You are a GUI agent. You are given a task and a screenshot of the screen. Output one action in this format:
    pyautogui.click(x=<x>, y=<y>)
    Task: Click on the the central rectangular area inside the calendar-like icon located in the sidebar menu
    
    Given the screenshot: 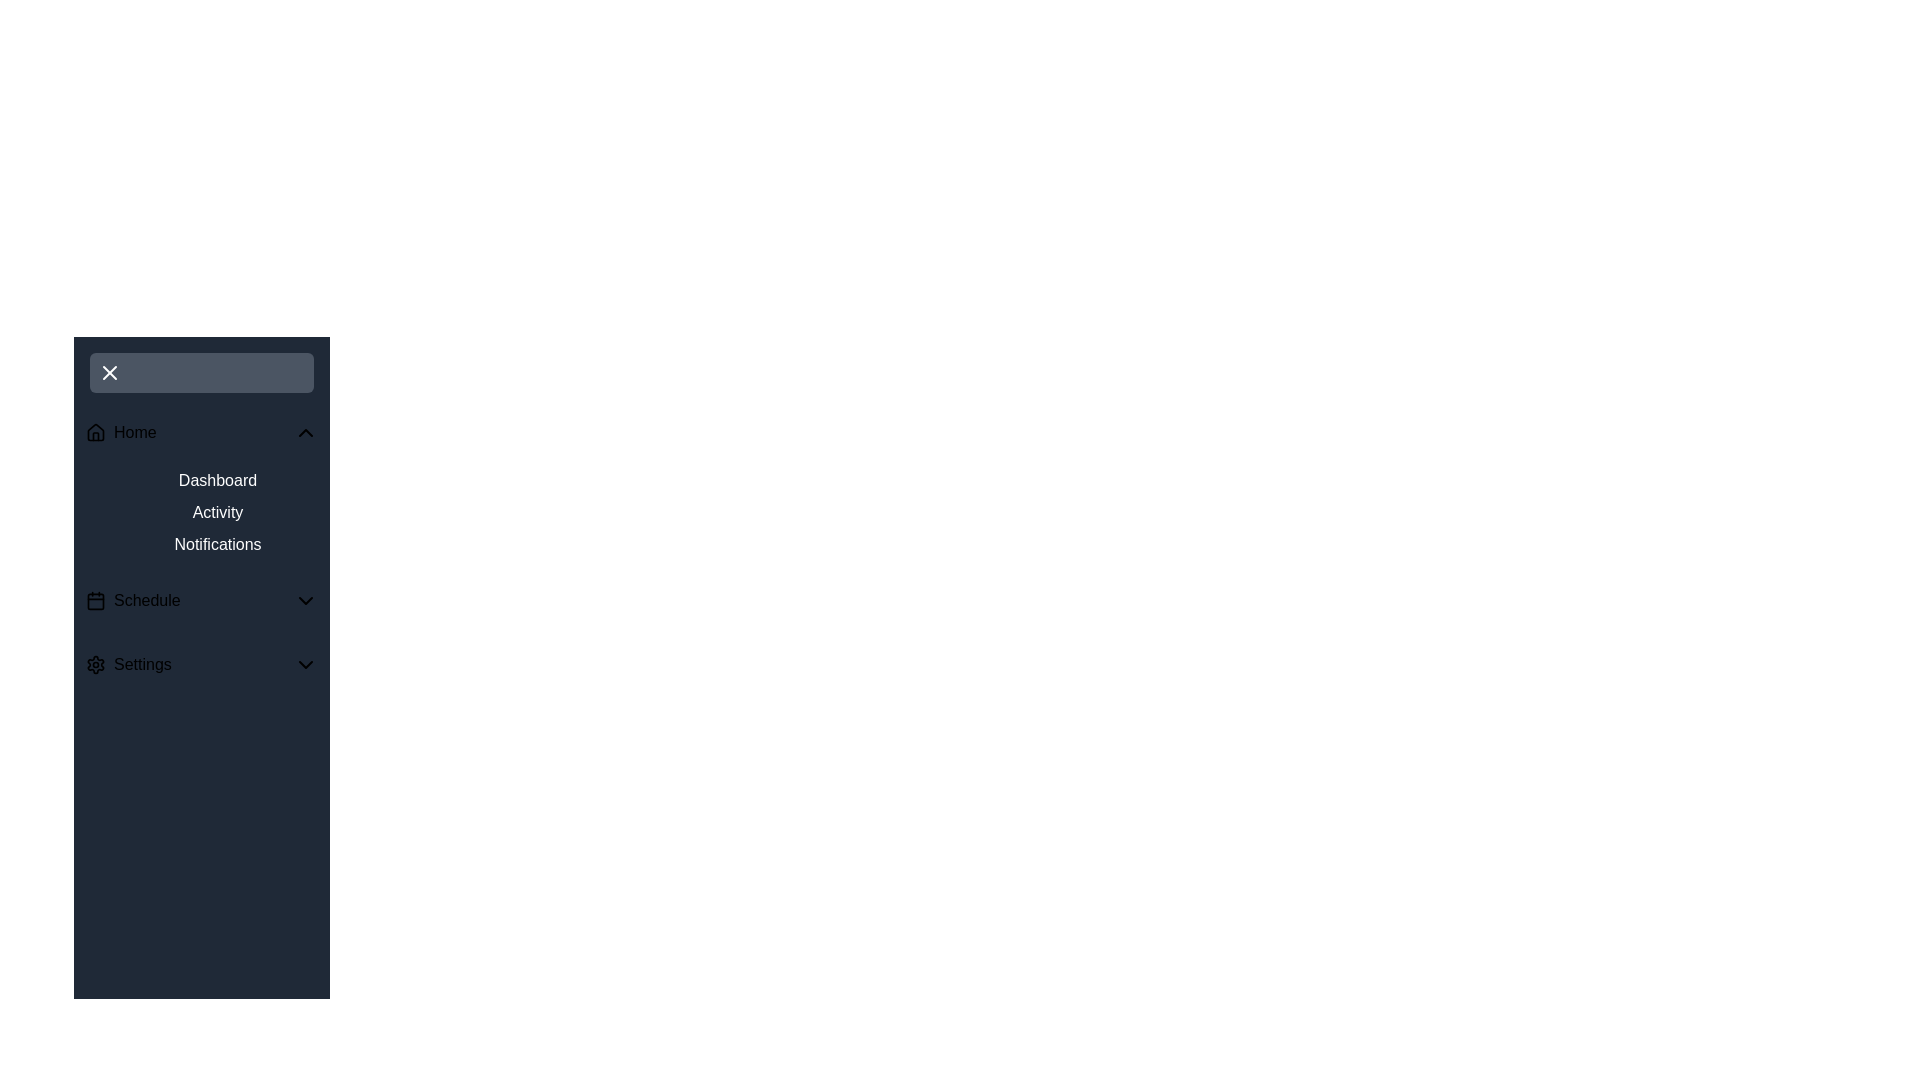 What is the action you would take?
    pyautogui.click(x=95, y=600)
    